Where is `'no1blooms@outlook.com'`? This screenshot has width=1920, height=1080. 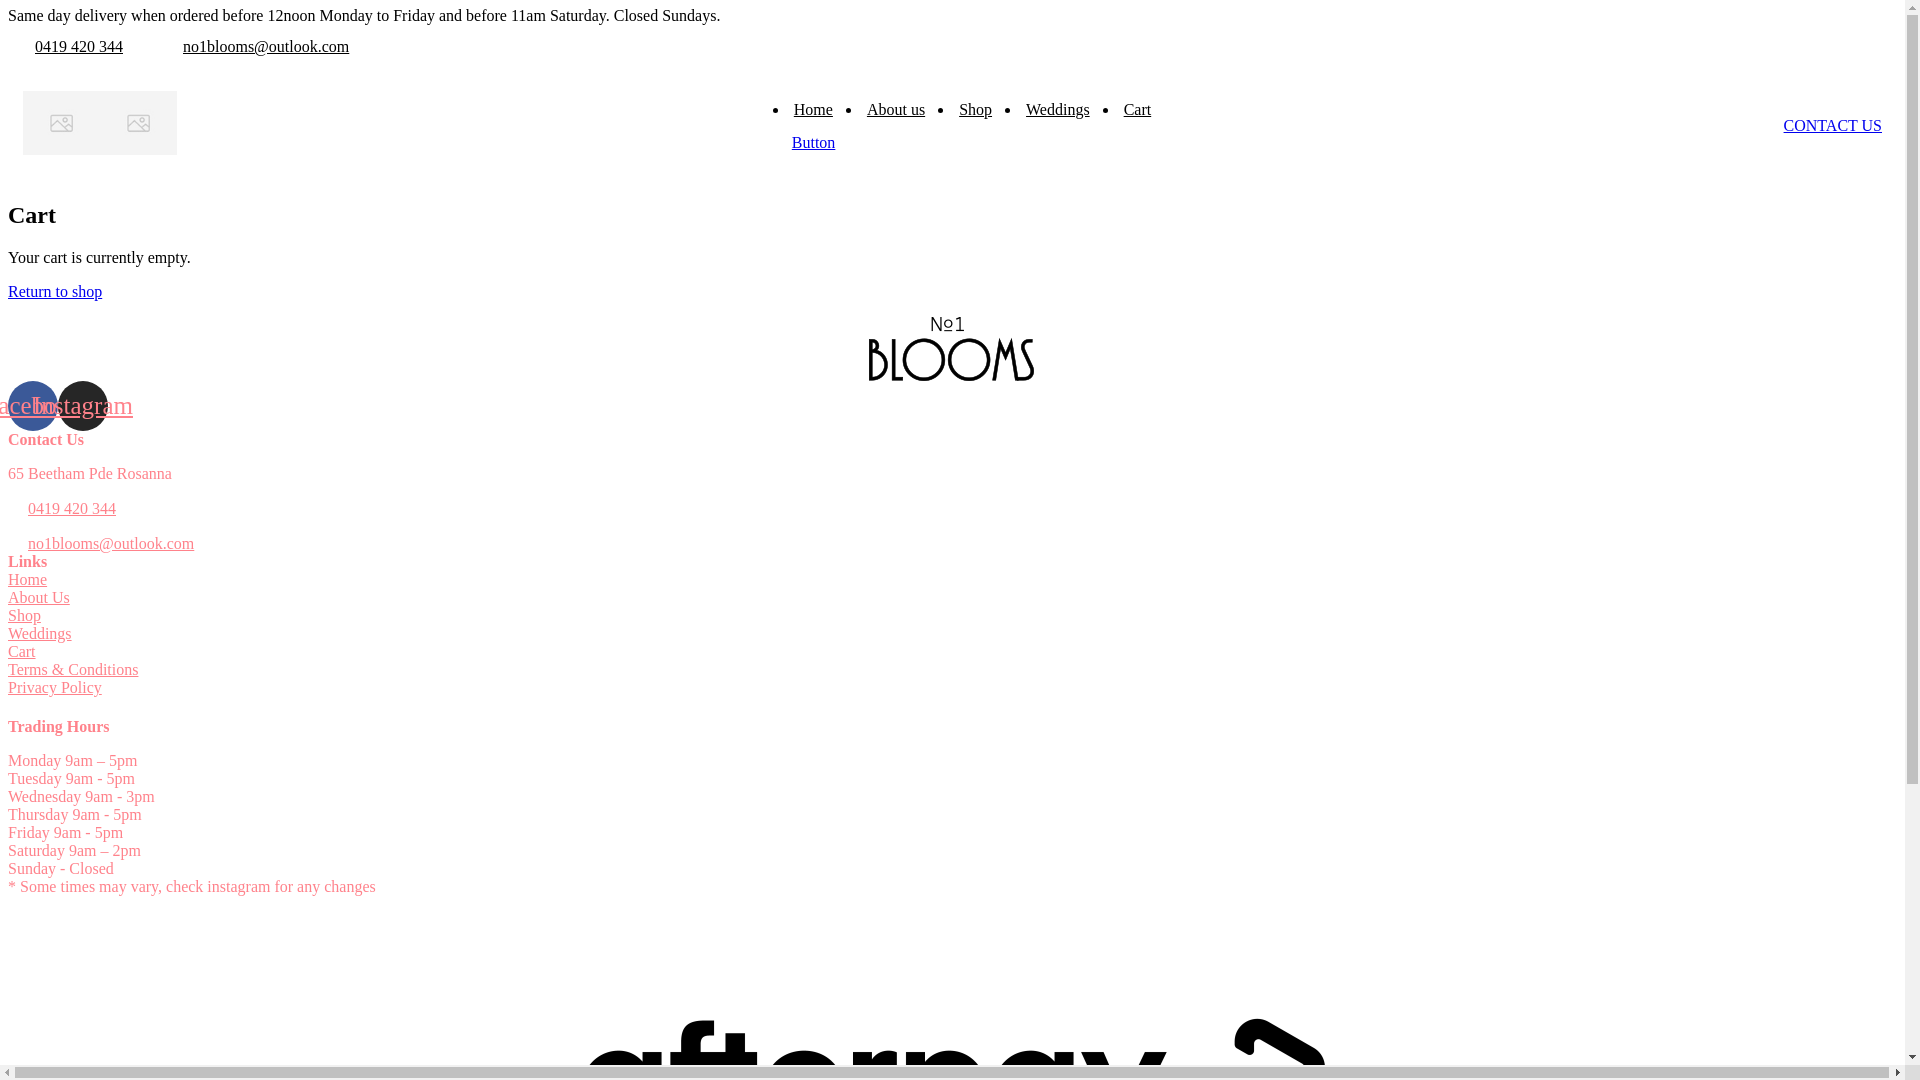
'no1blooms@outlook.com' is located at coordinates (109, 543).